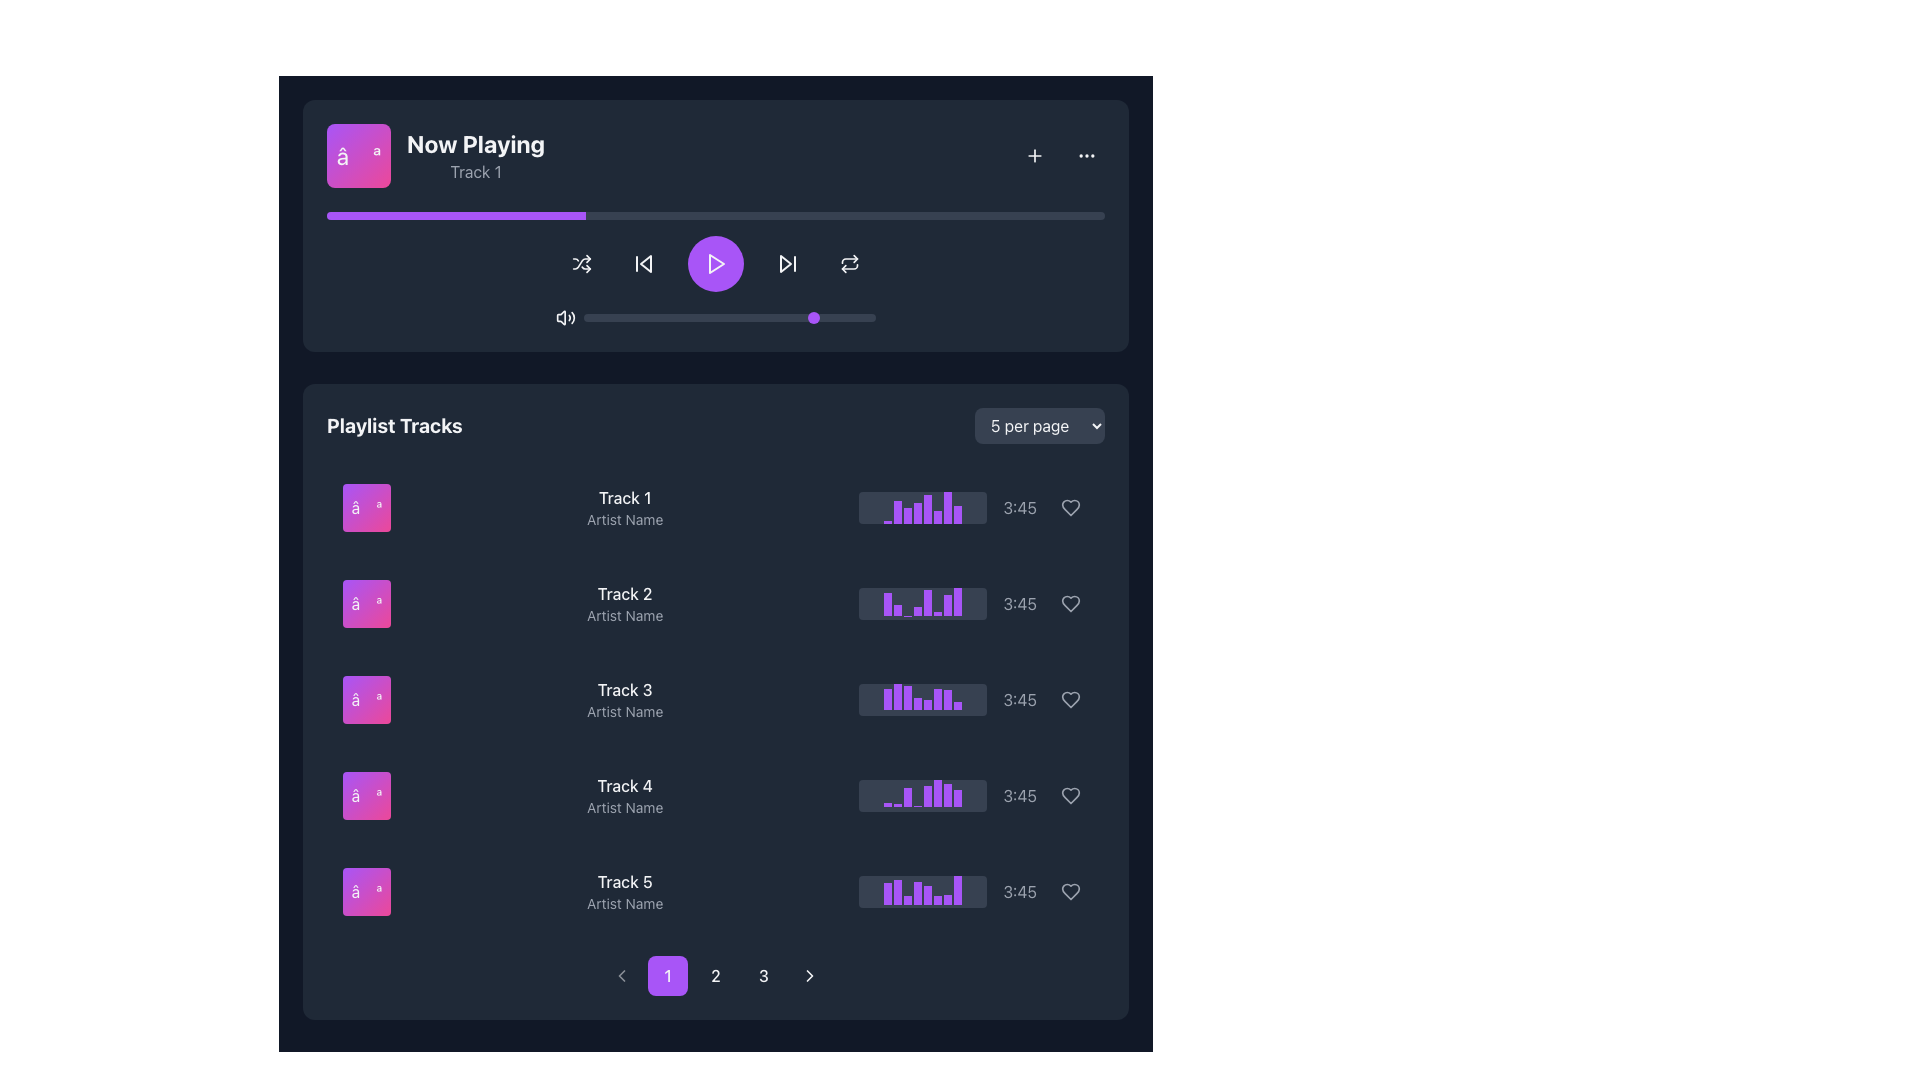  Describe the element at coordinates (621, 974) in the screenshot. I see `the button with a leftward arrow icon to go to the previous page in the pagination control` at that location.